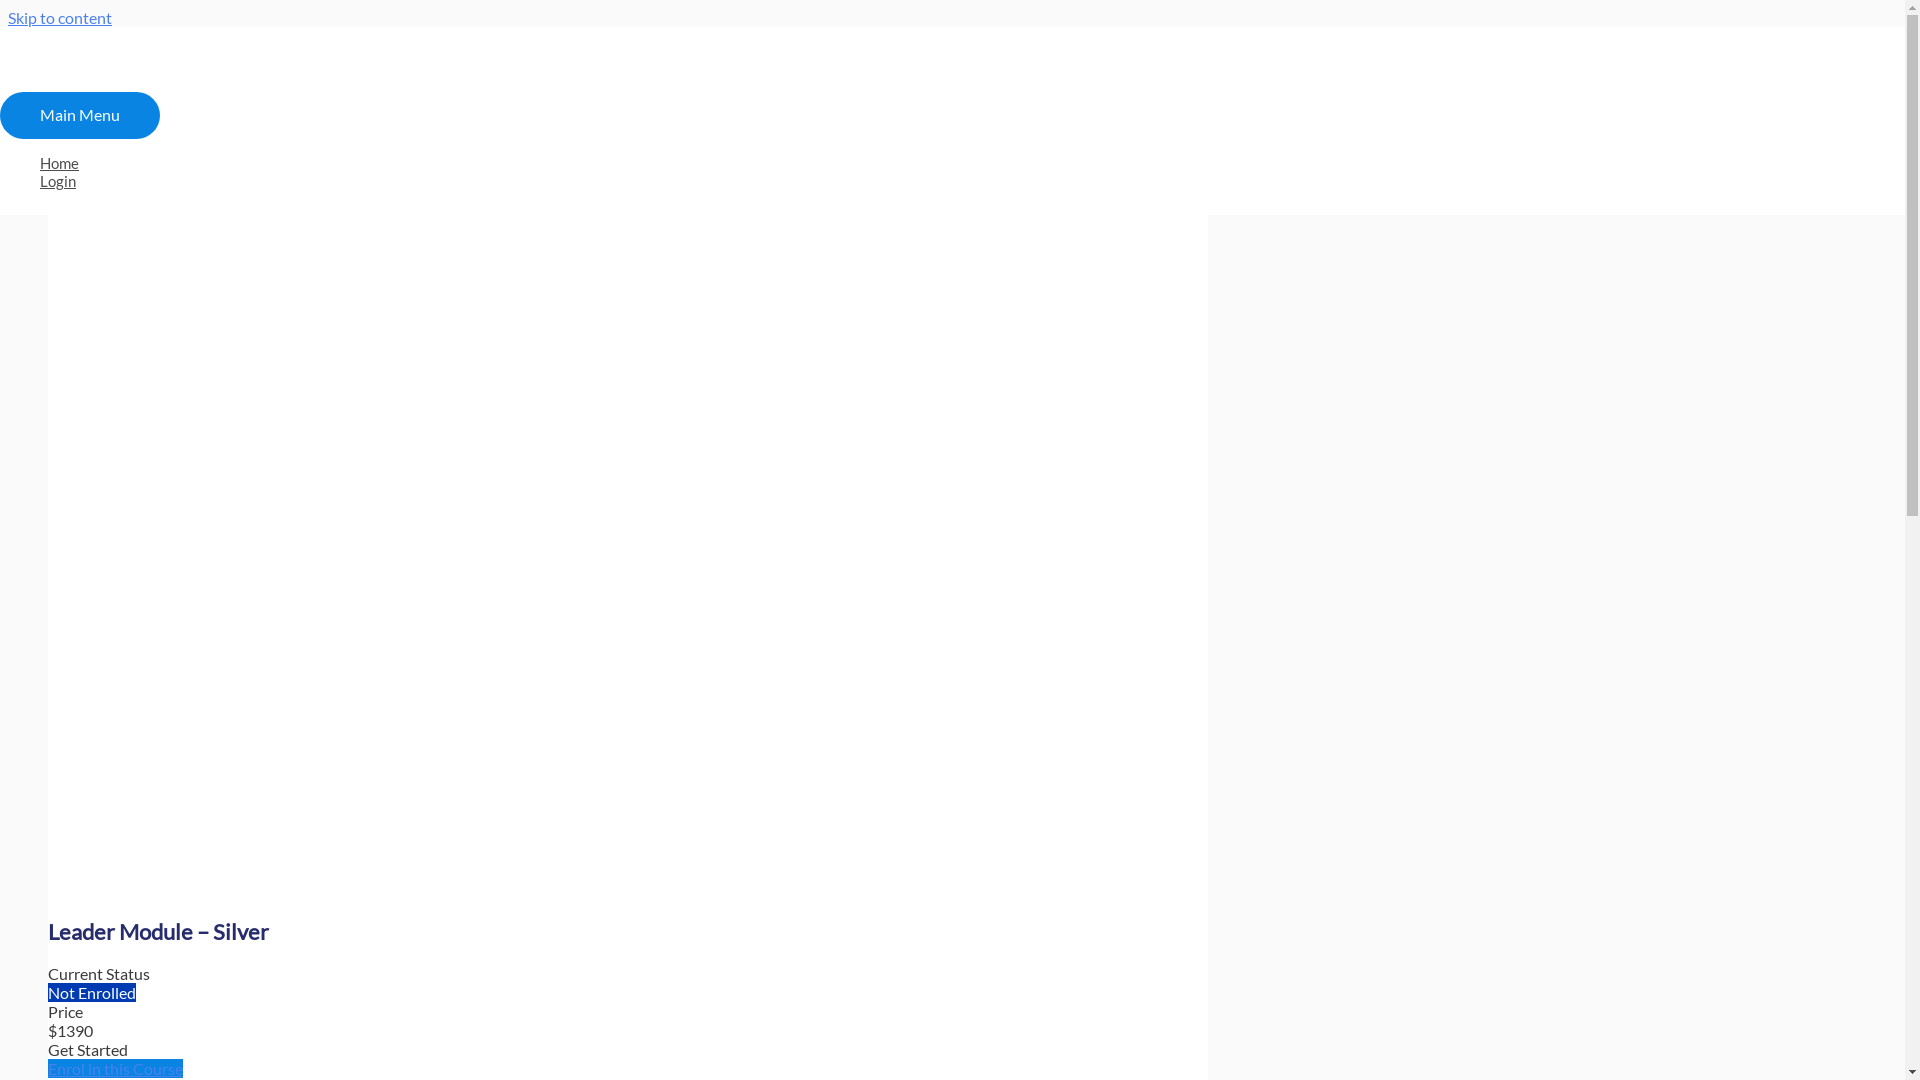 The height and width of the screenshot is (1080, 1920). I want to click on 'Skip to content', so click(59, 17).